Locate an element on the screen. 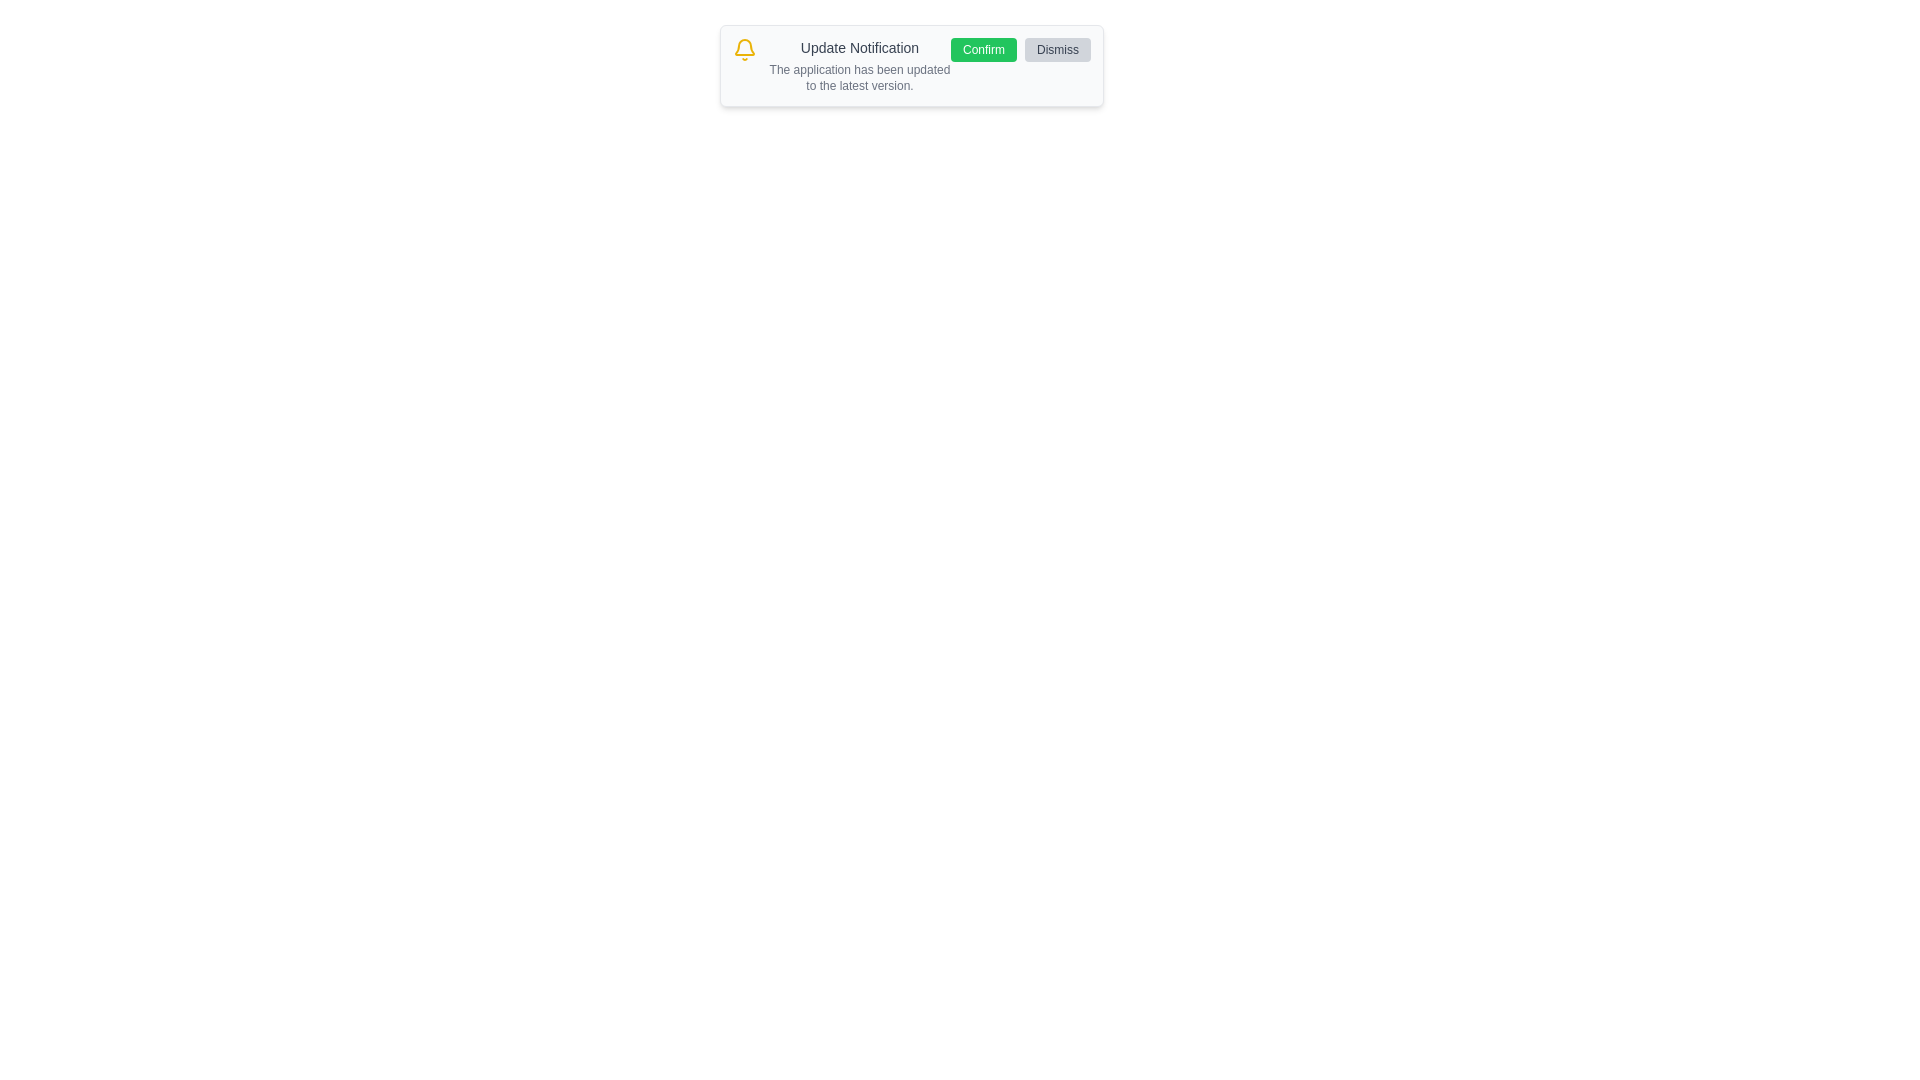  the user notification text element that indicates an application update, located centrally in the notification card layout, positioned between a bell icon and the 'Confirm' and 'Dismiss' buttons is located at coordinates (859, 64).